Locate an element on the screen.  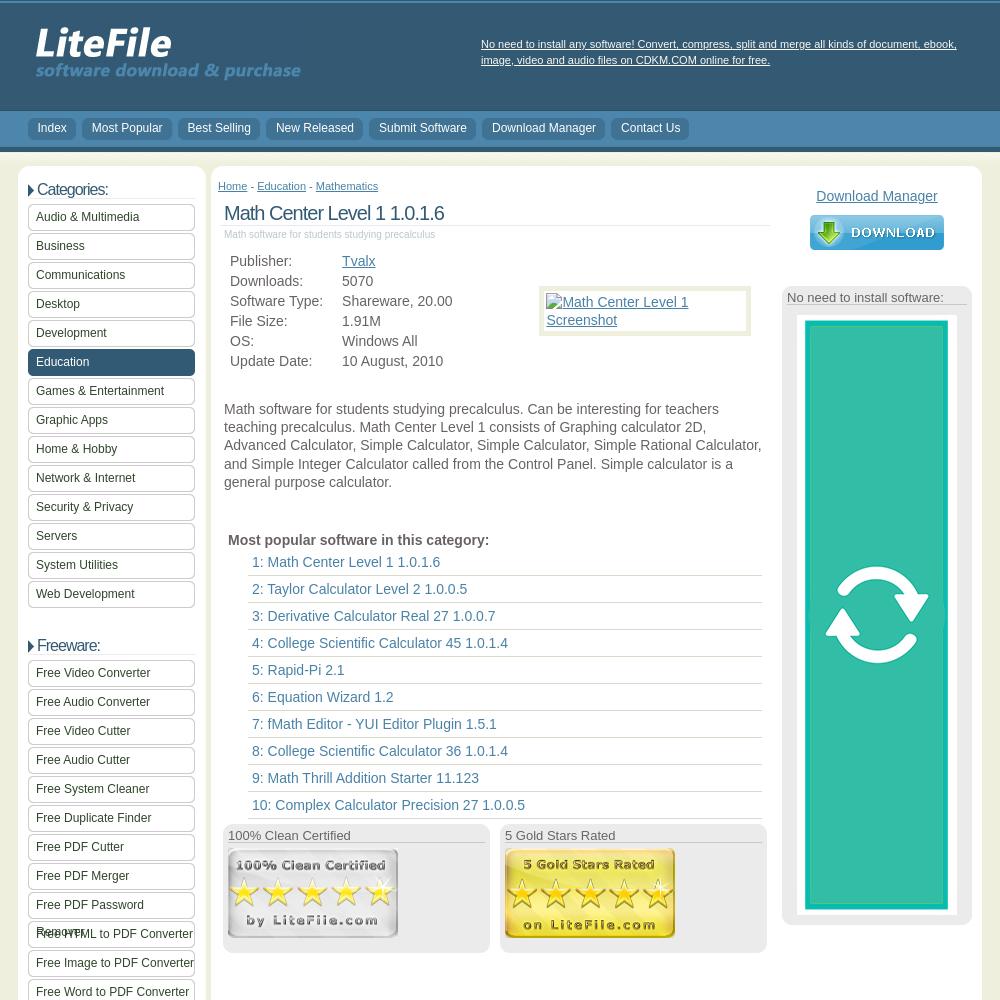
'10 August, 2010' is located at coordinates (392, 360).